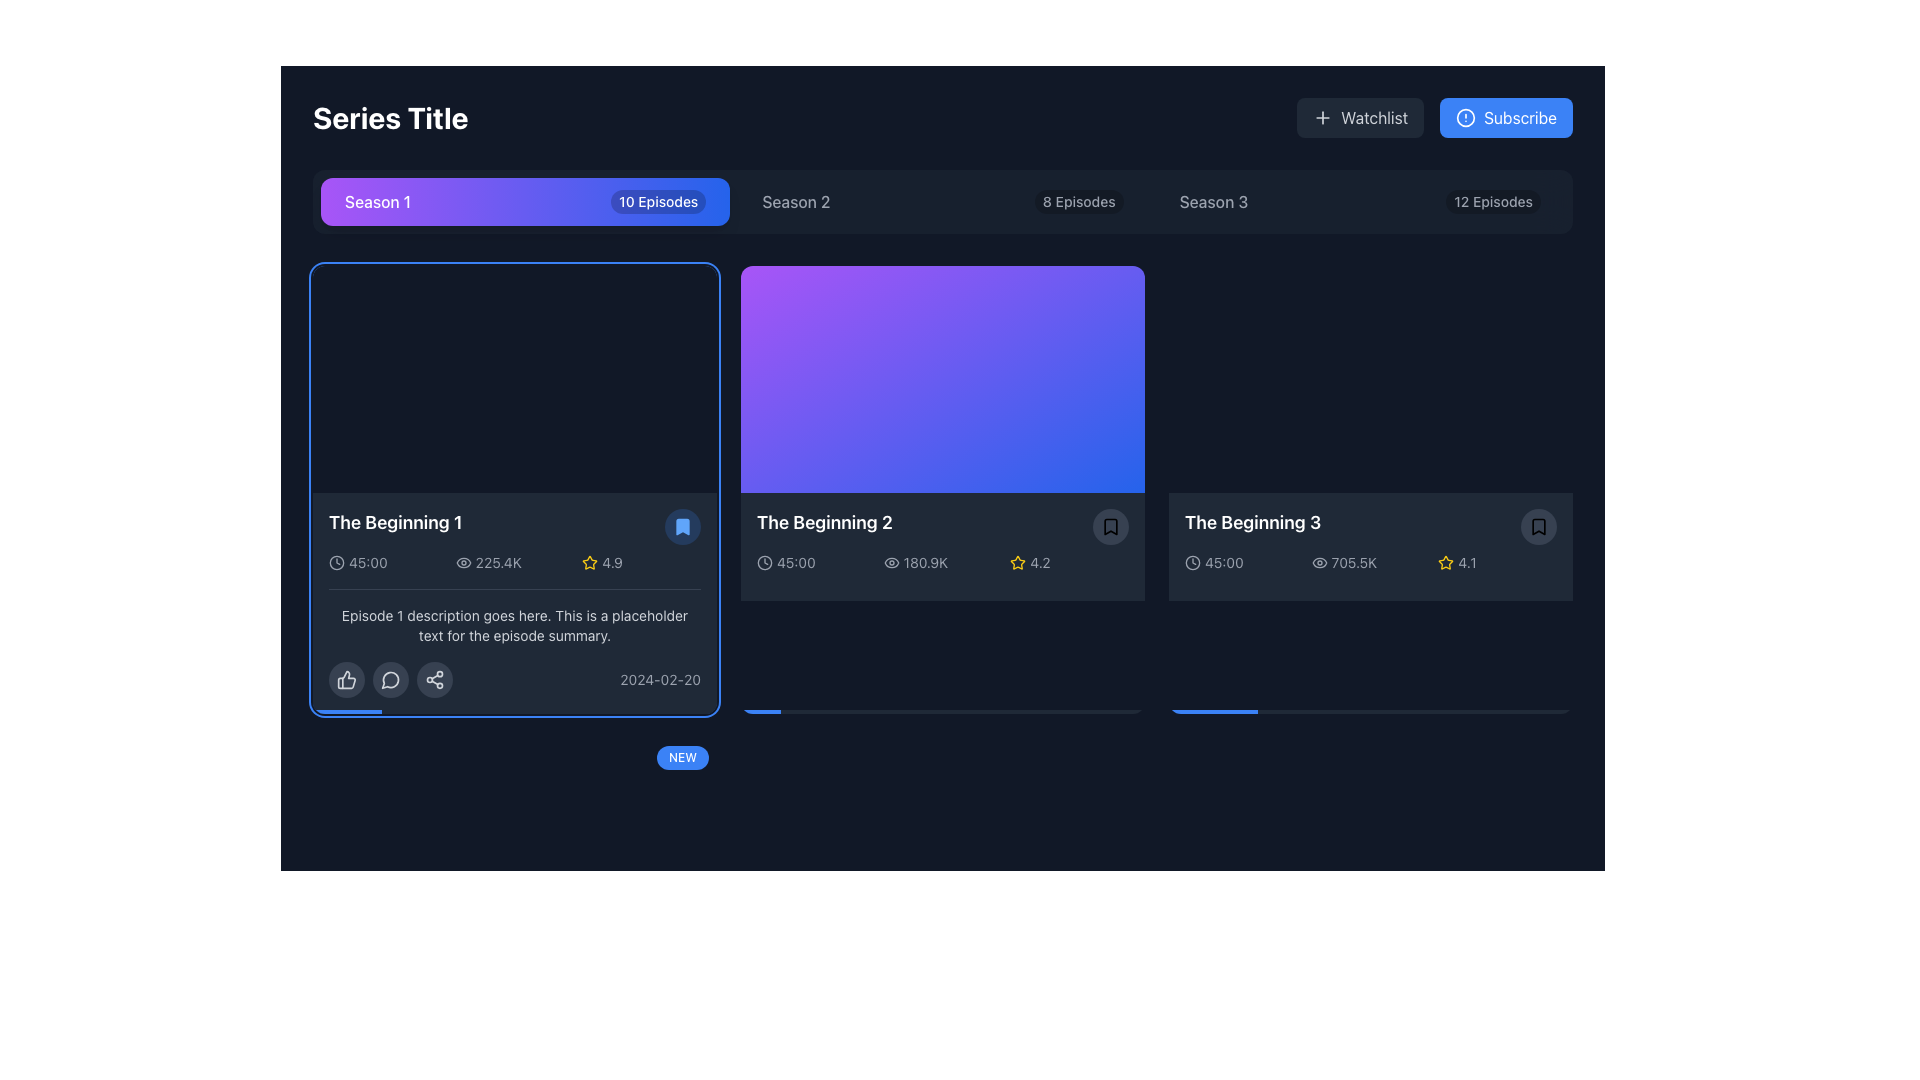 The width and height of the screenshot is (1920, 1080). Describe the element at coordinates (1213, 201) in the screenshot. I see `the 'Season 3' text label for navigation via keyboard` at that location.